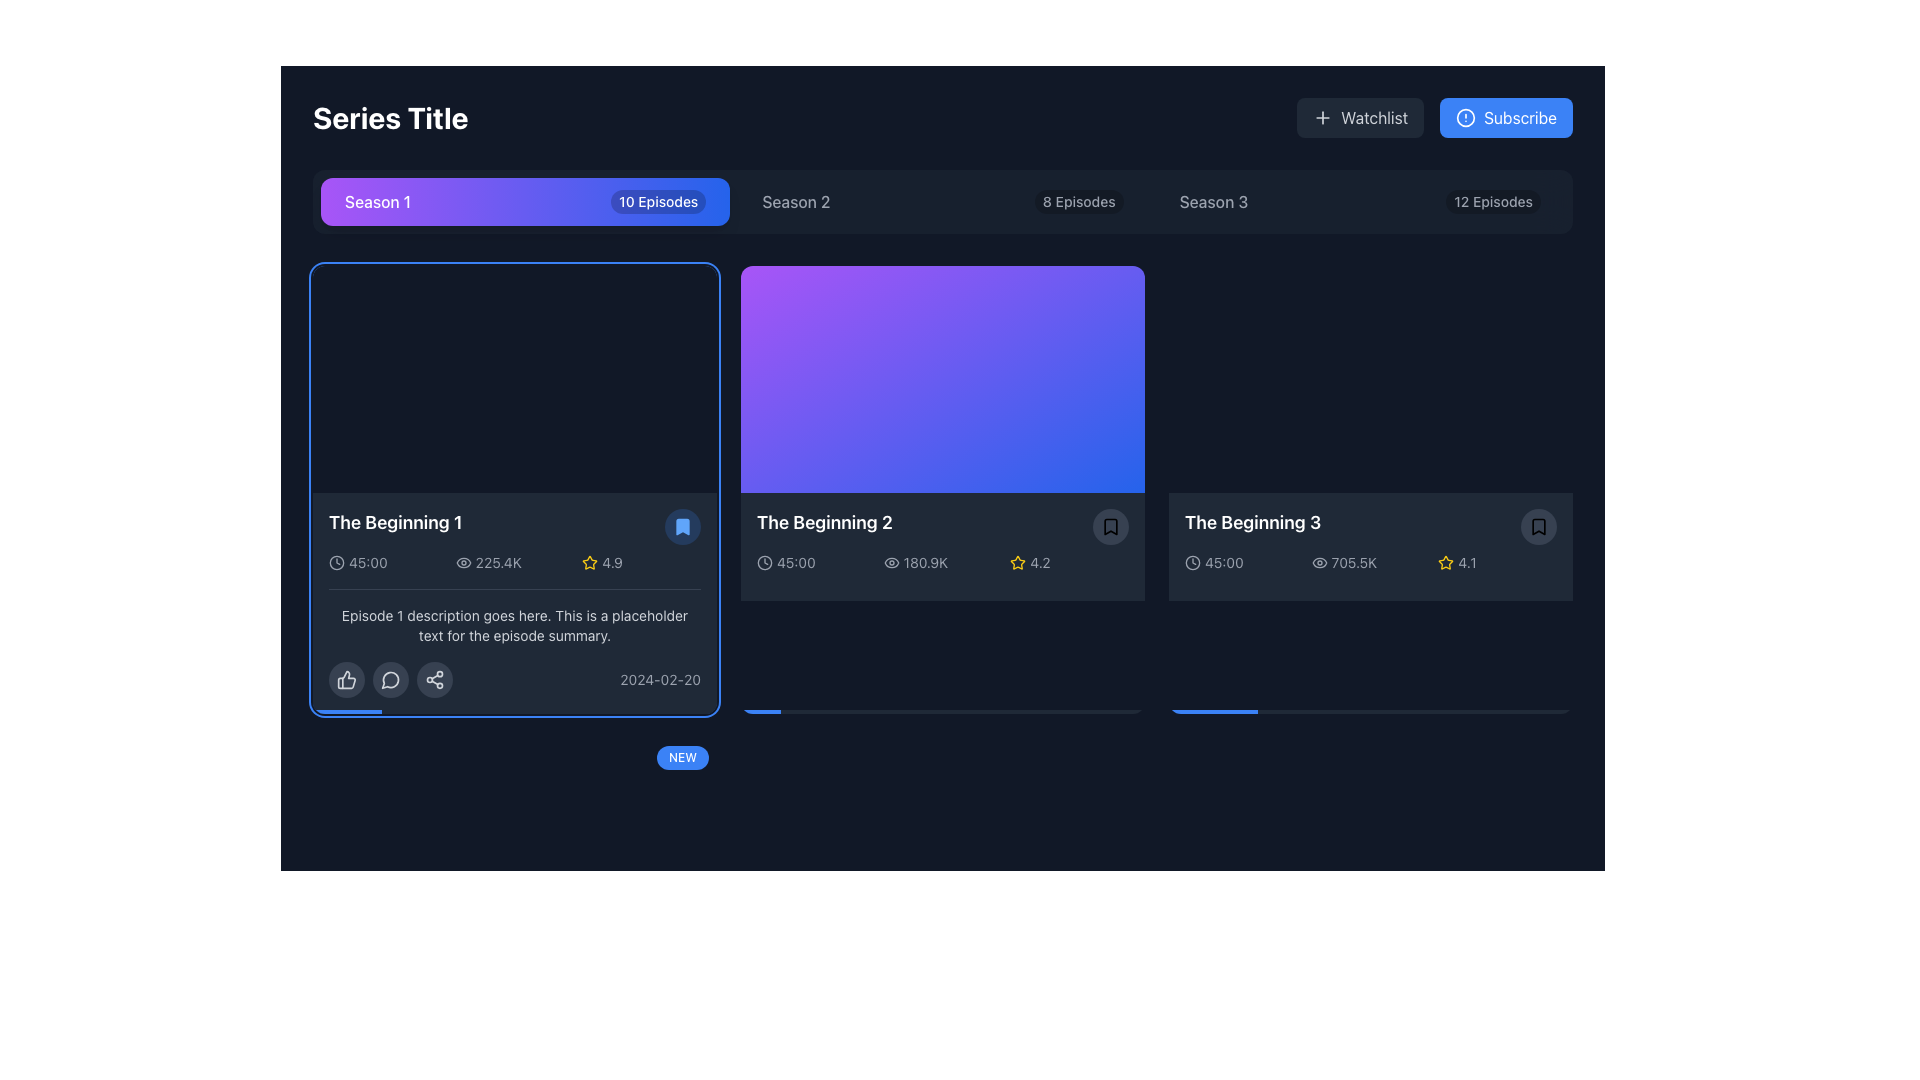 The width and height of the screenshot is (1920, 1080). Describe the element at coordinates (1213, 201) in the screenshot. I see `the 'Season 3' text label for navigation via keyboard` at that location.